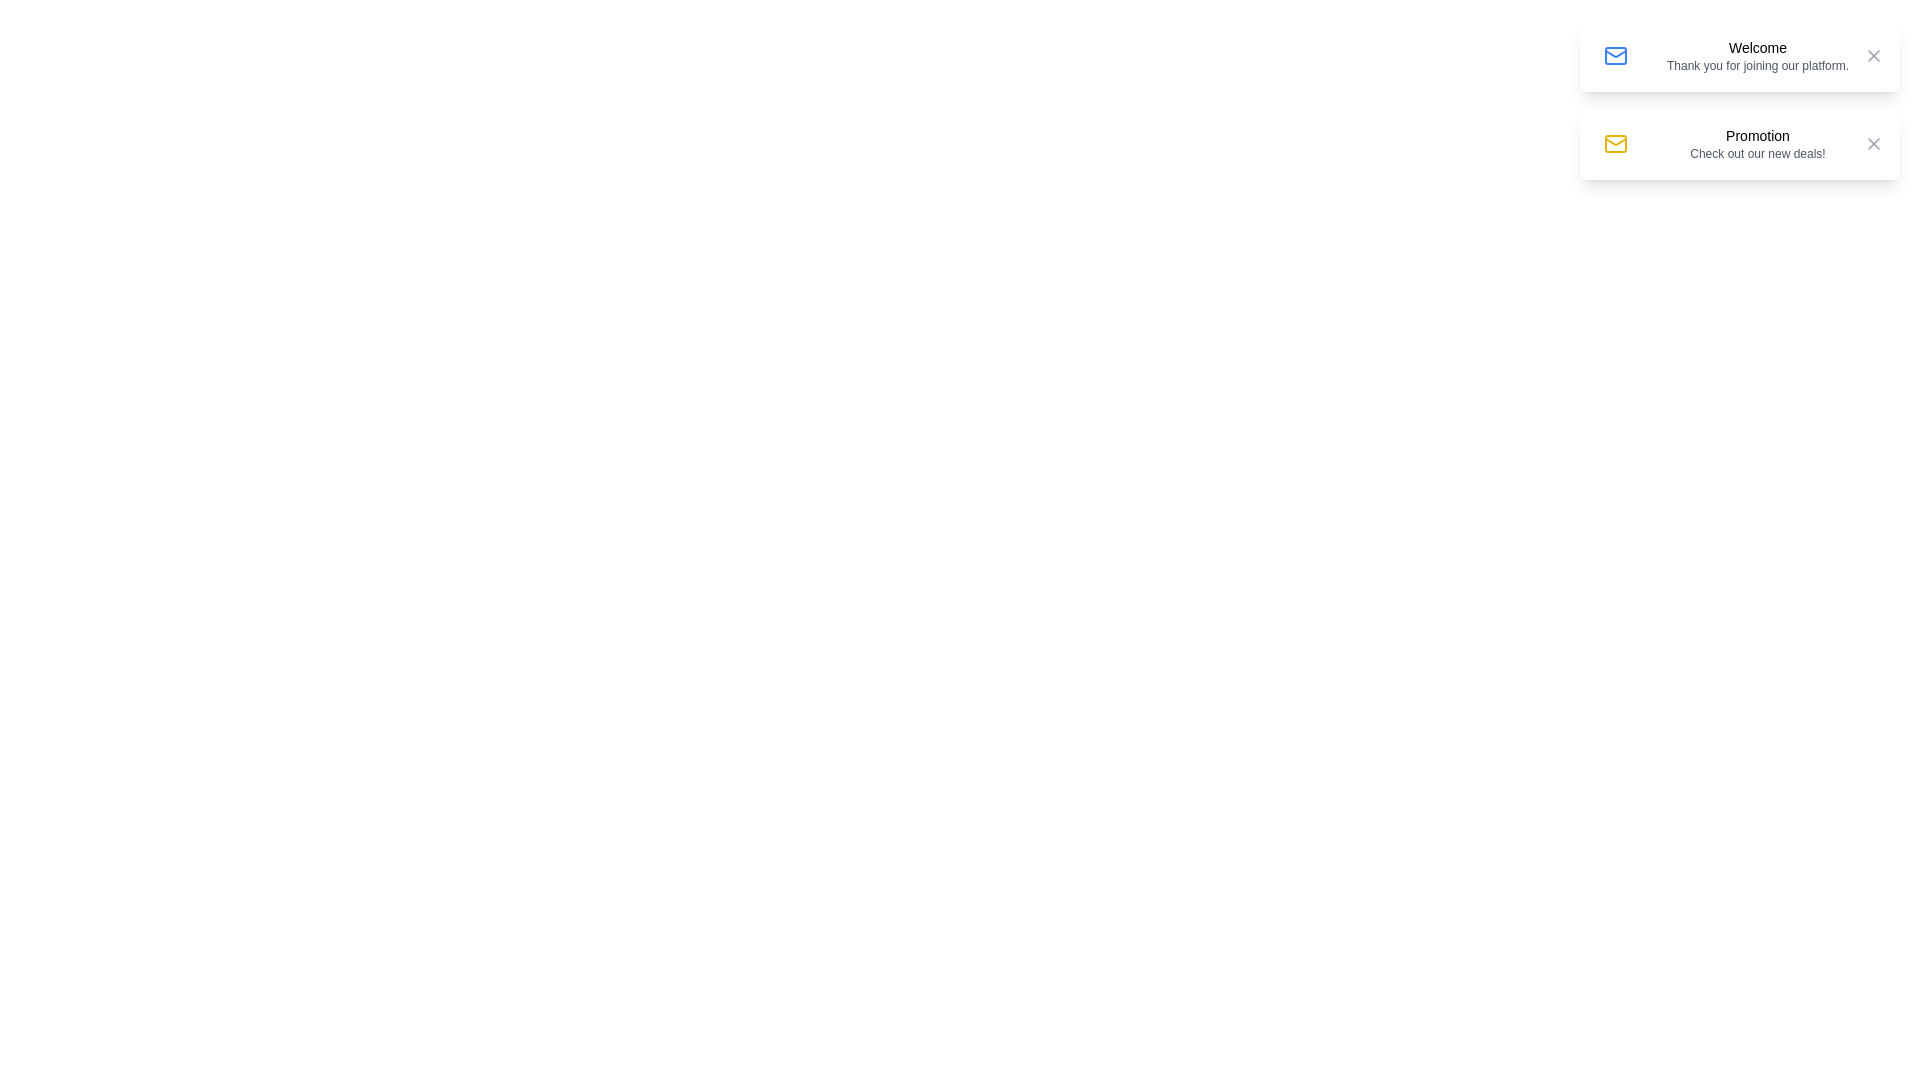  Describe the element at coordinates (1616, 55) in the screenshot. I see `the compact blue-colored mail icon featuring a simple envelope symbol, located at the top-left corner of the notification card` at that location.